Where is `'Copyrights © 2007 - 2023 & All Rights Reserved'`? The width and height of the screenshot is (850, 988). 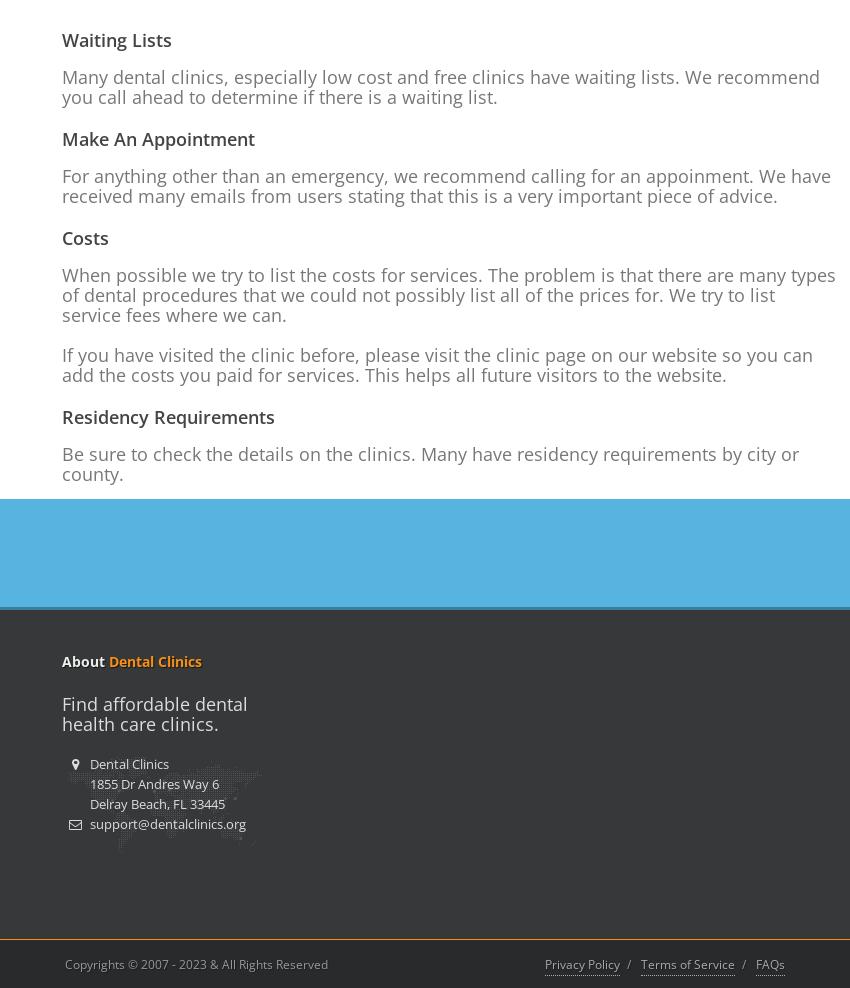 'Copyrights © 2007 - 2023 & All Rights Reserved' is located at coordinates (195, 964).